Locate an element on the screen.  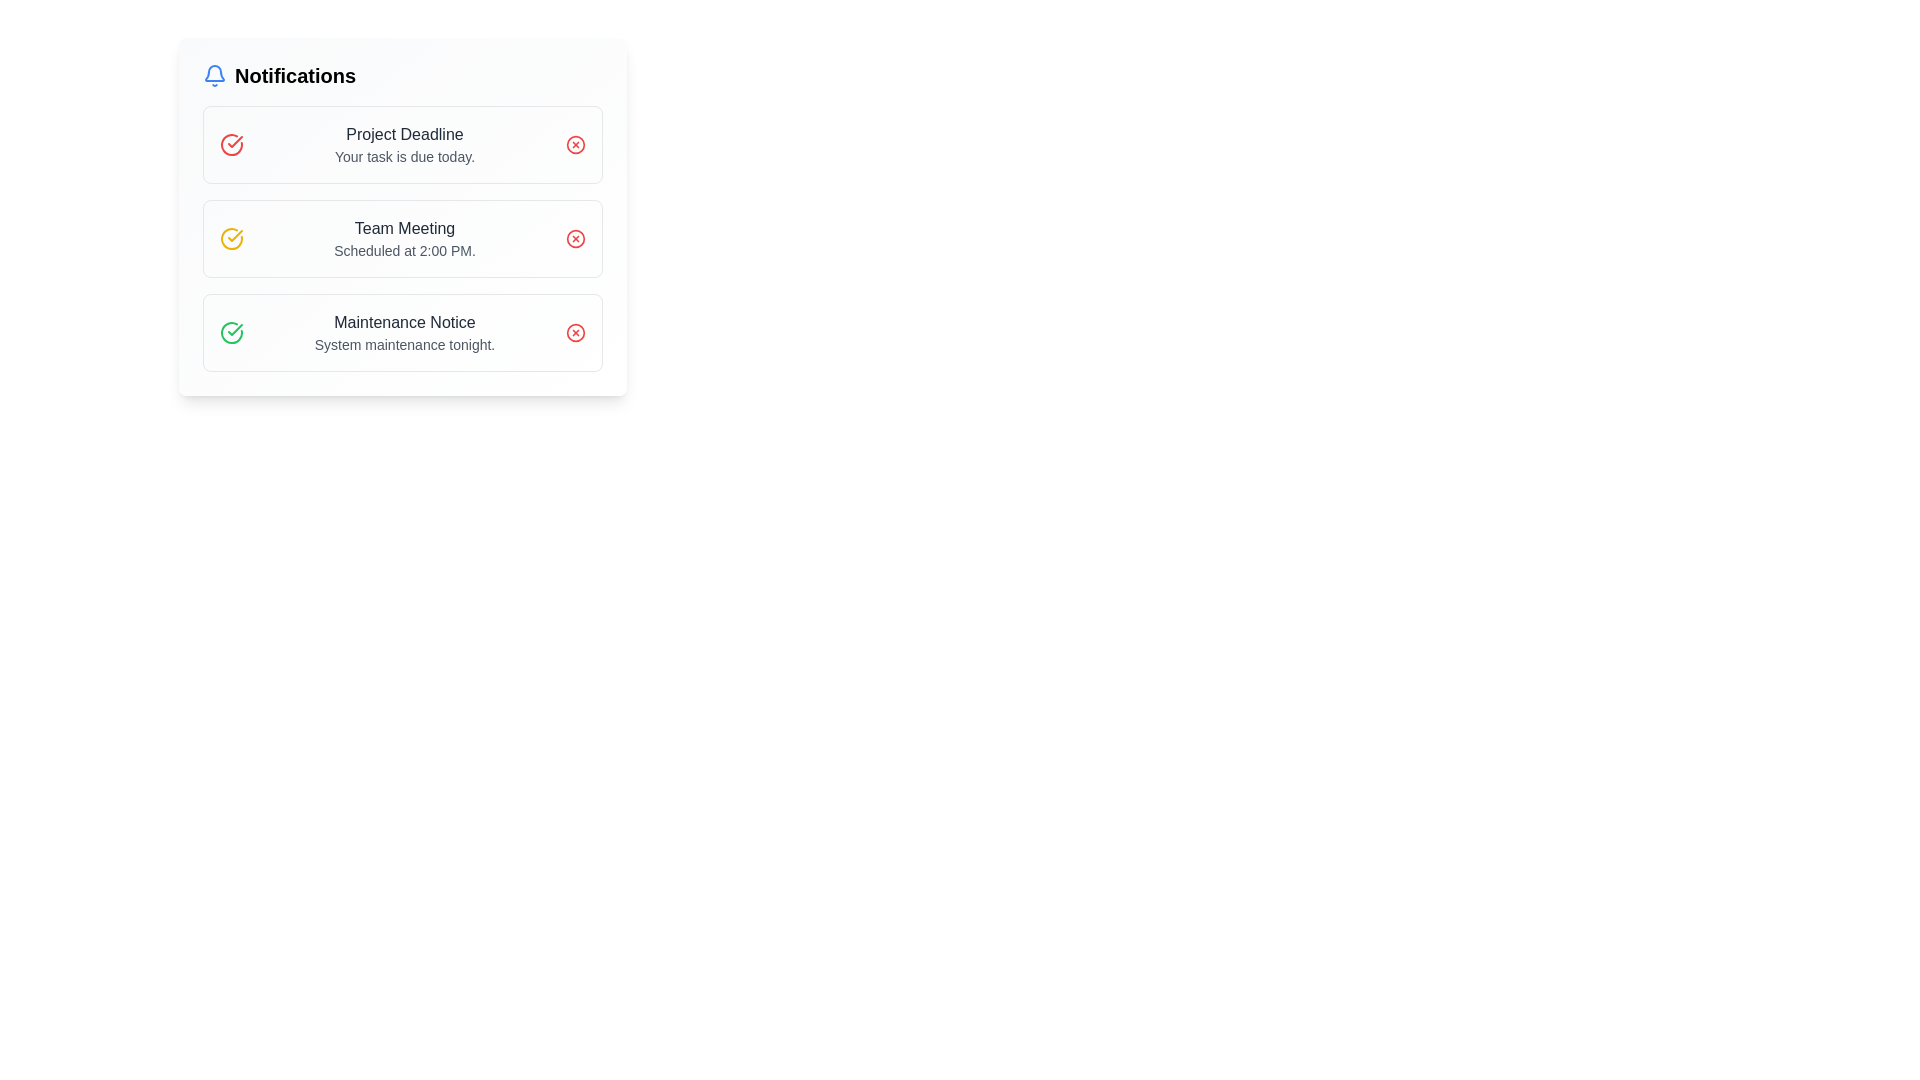
the first icon indicating the completed state of the 'Maintenance Notice' notification entry, located at the top-left of its text block is located at coordinates (231, 331).